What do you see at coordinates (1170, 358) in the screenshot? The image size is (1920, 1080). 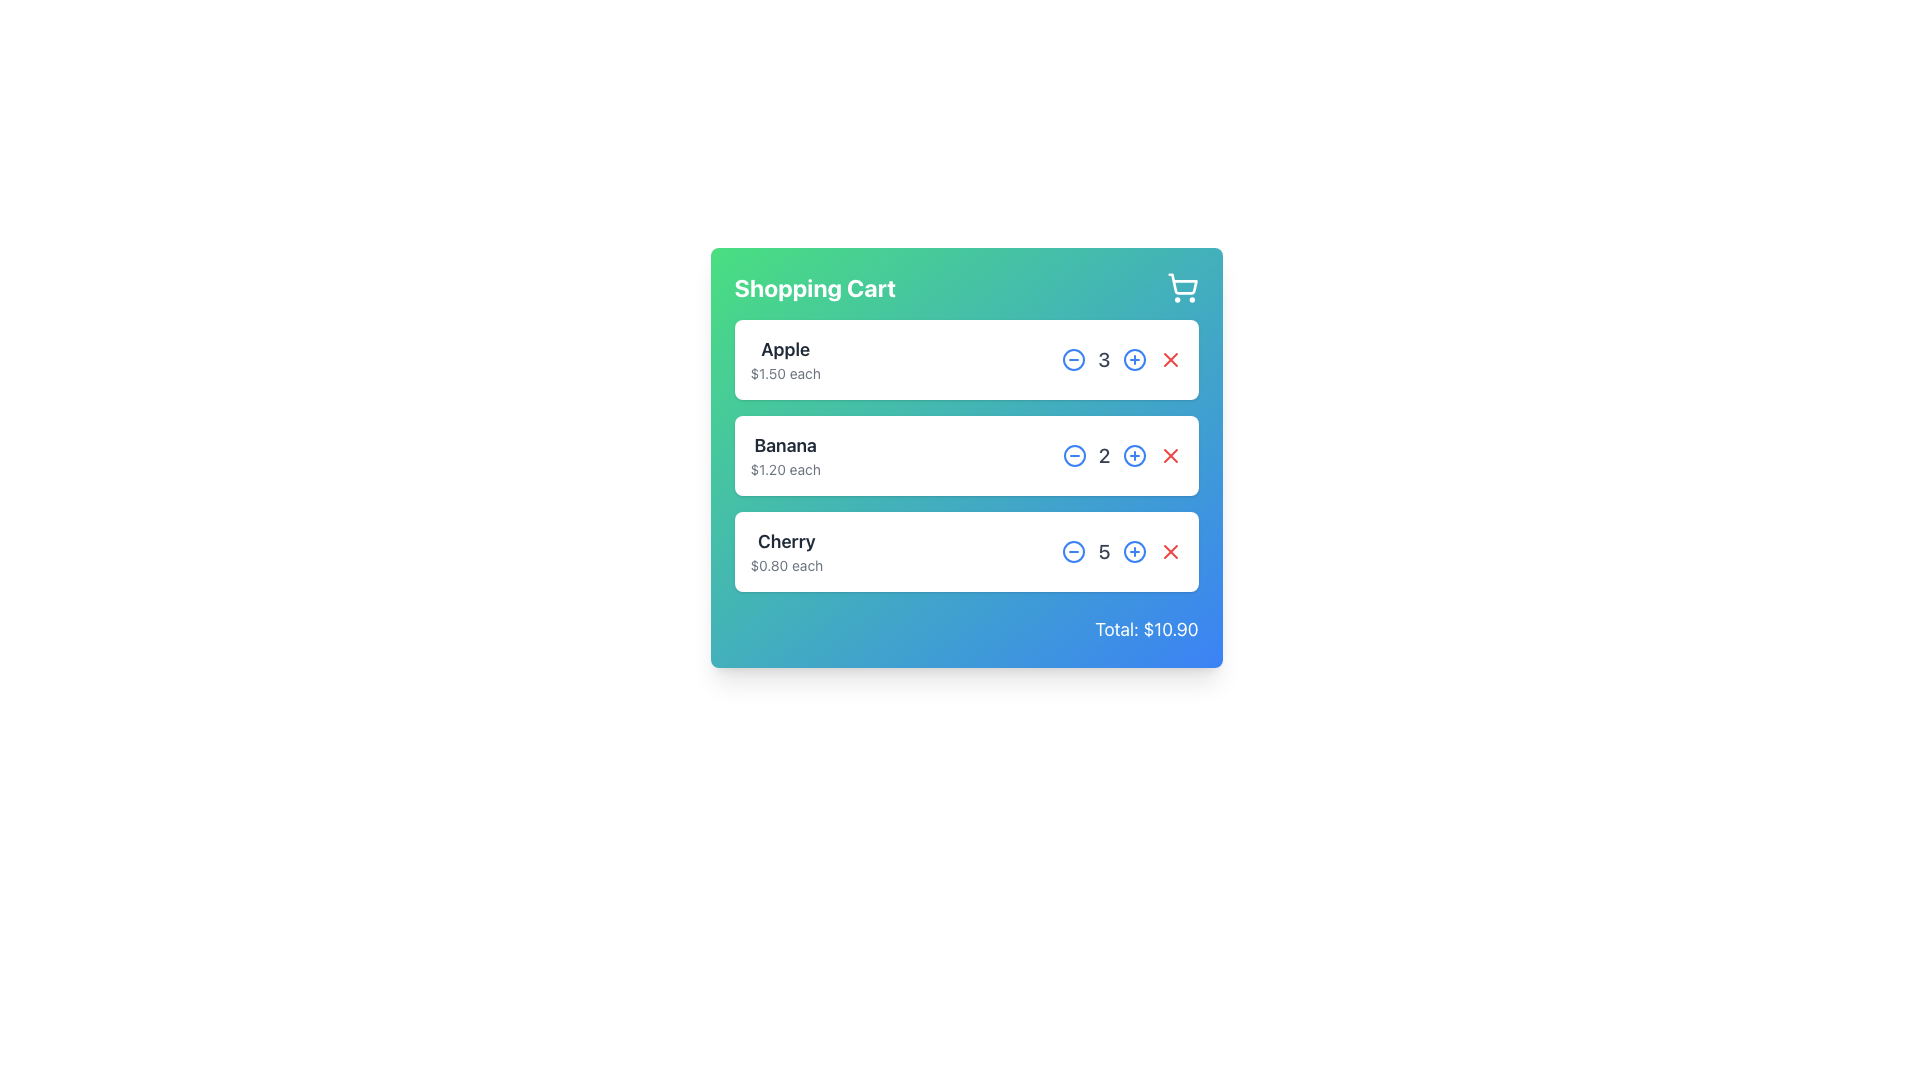 I see `the 'X' icon button located next to the 'Apple' item in the shopping cart` at bounding box center [1170, 358].